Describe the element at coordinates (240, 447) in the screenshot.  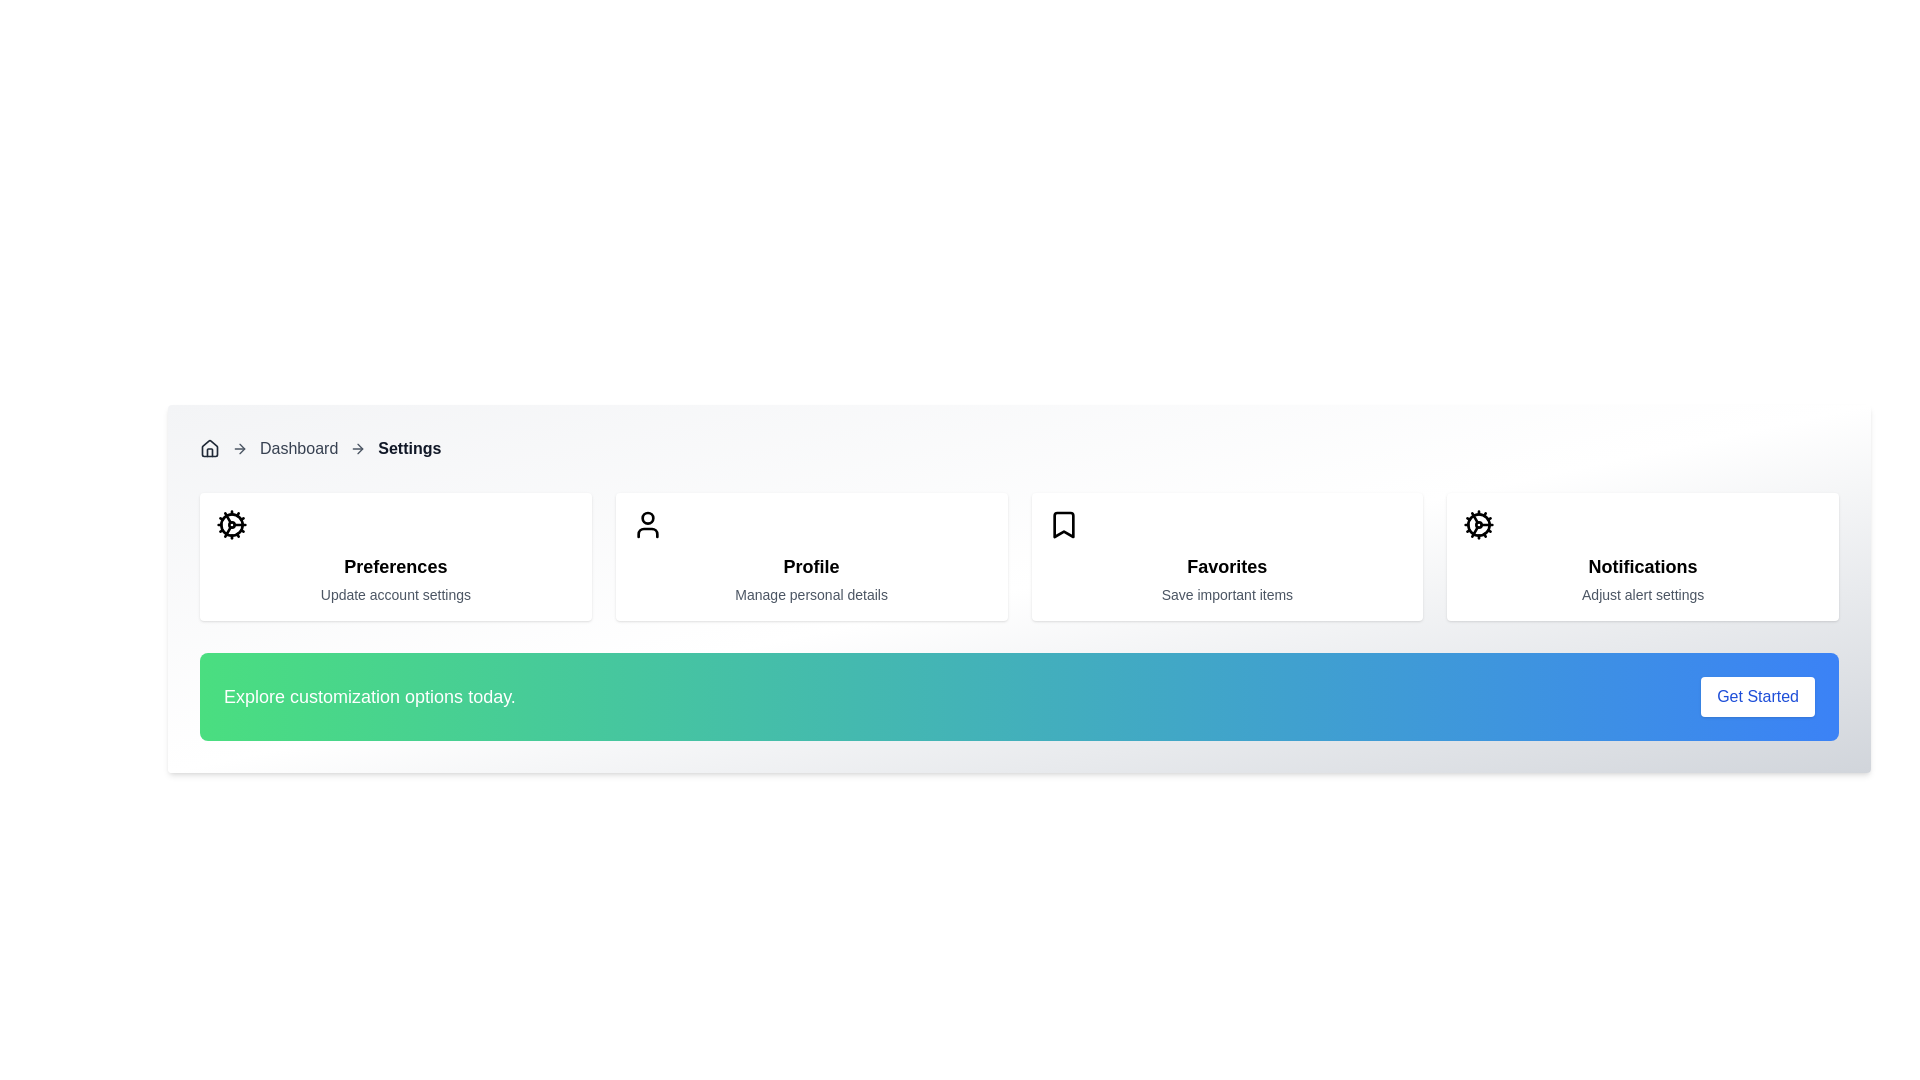
I see `the Breadcrumb arrow icon located in the breadcrumb navigation area, which separates the 'Dashboard' and 'Settings' text items` at that location.